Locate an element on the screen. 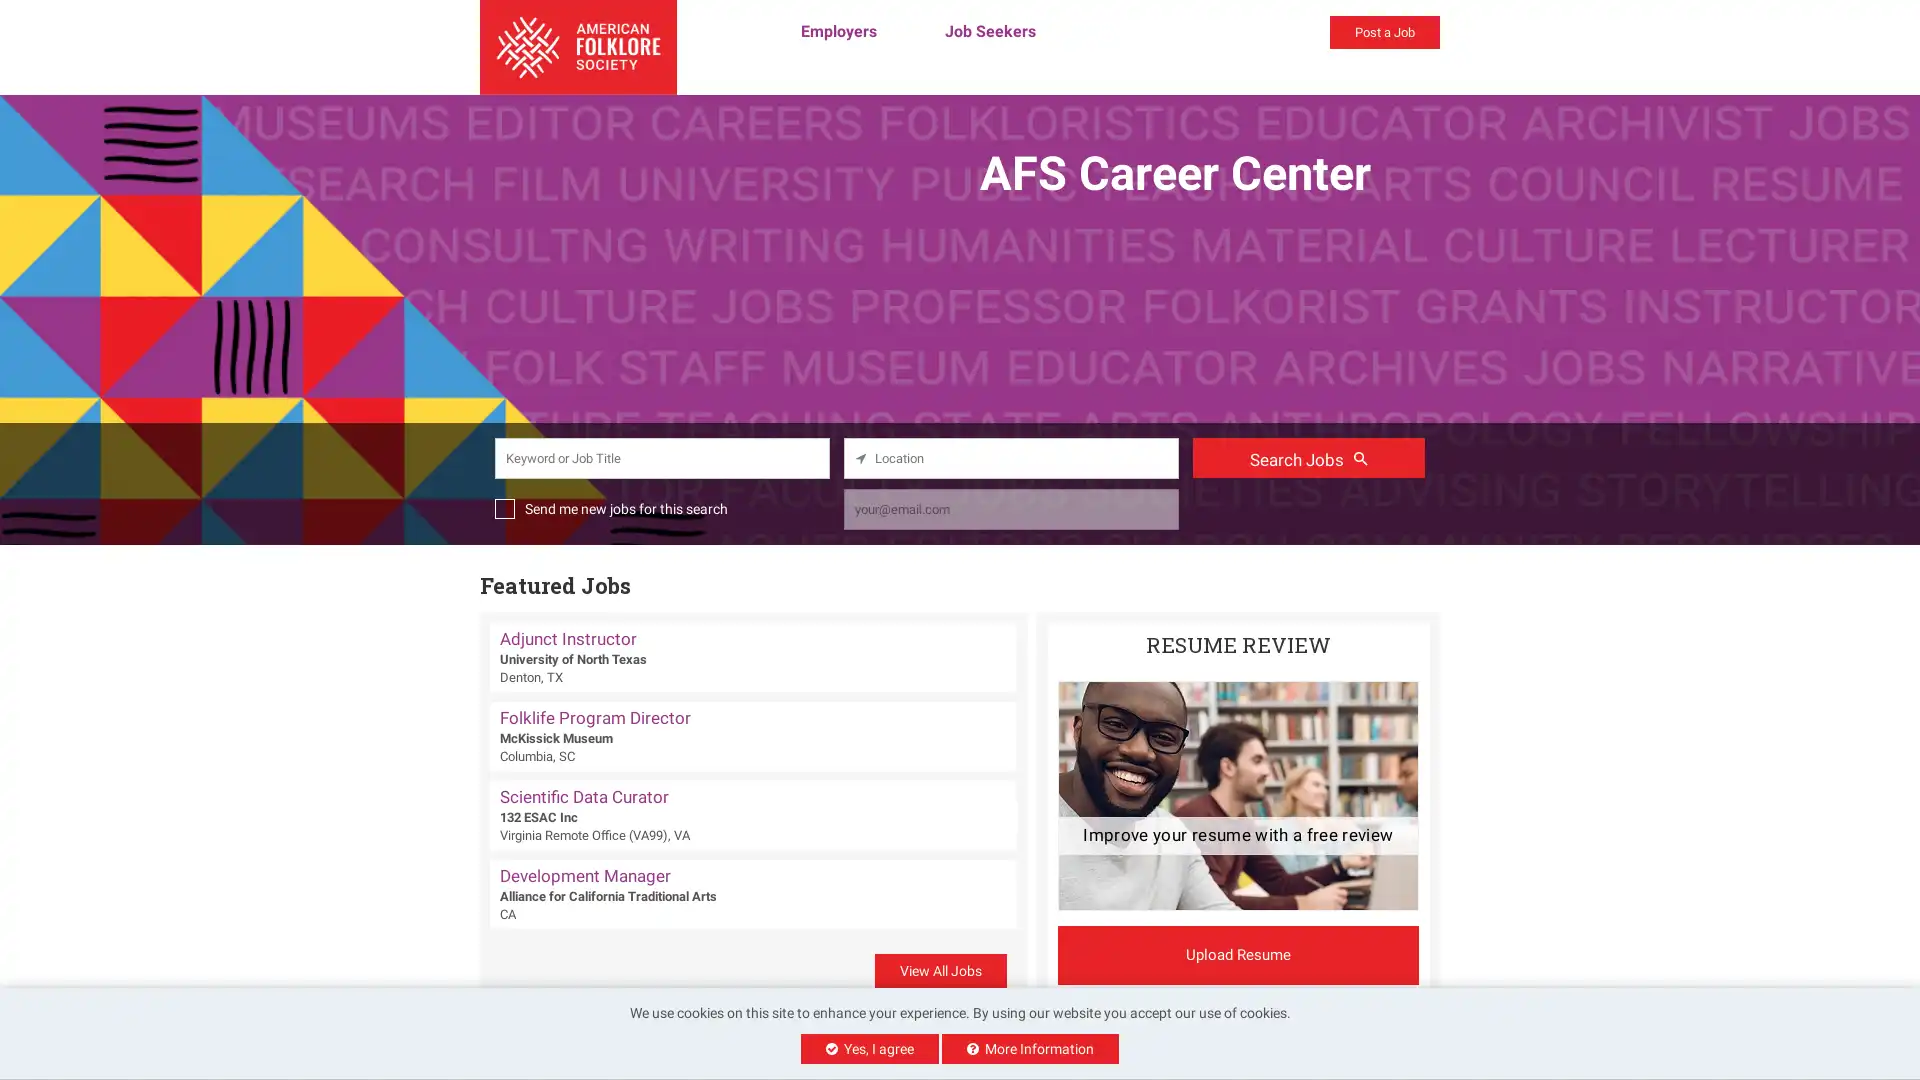 This screenshot has width=1920, height=1080. Yes, I agree is located at coordinates (869, 1048).